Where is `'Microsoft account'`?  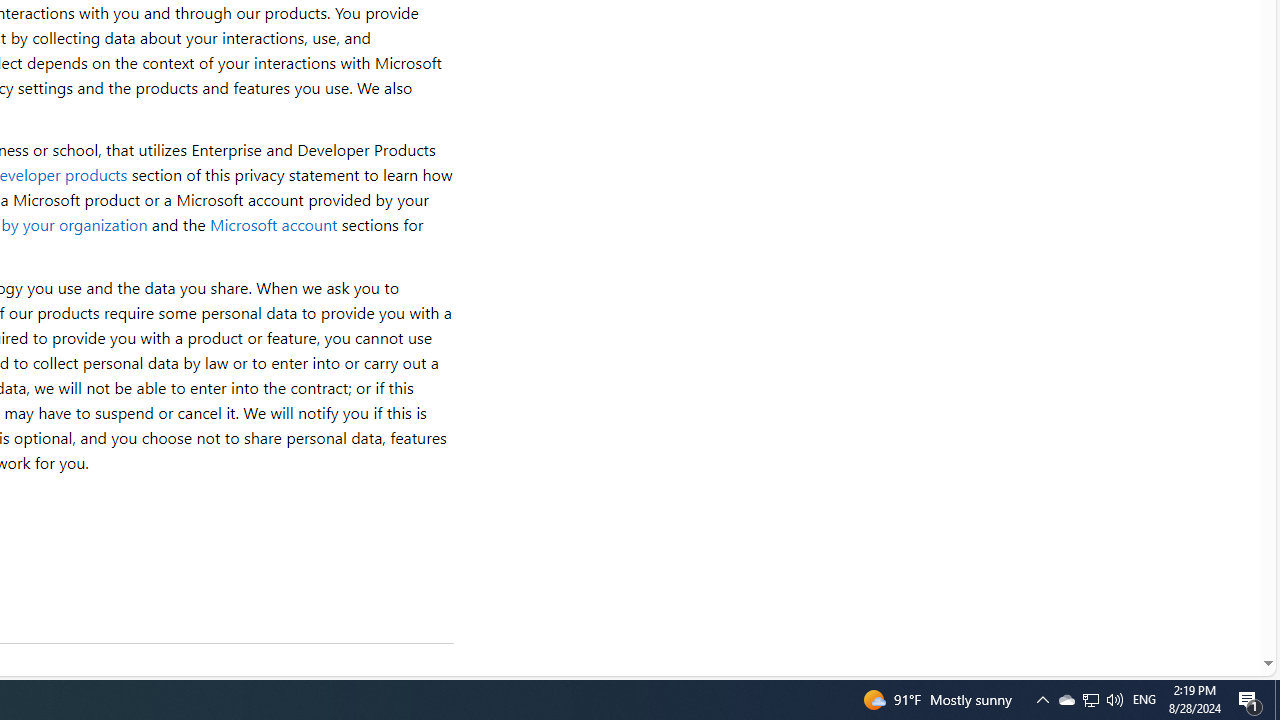
'Microsoft account' is located at coordinates (272, 225).